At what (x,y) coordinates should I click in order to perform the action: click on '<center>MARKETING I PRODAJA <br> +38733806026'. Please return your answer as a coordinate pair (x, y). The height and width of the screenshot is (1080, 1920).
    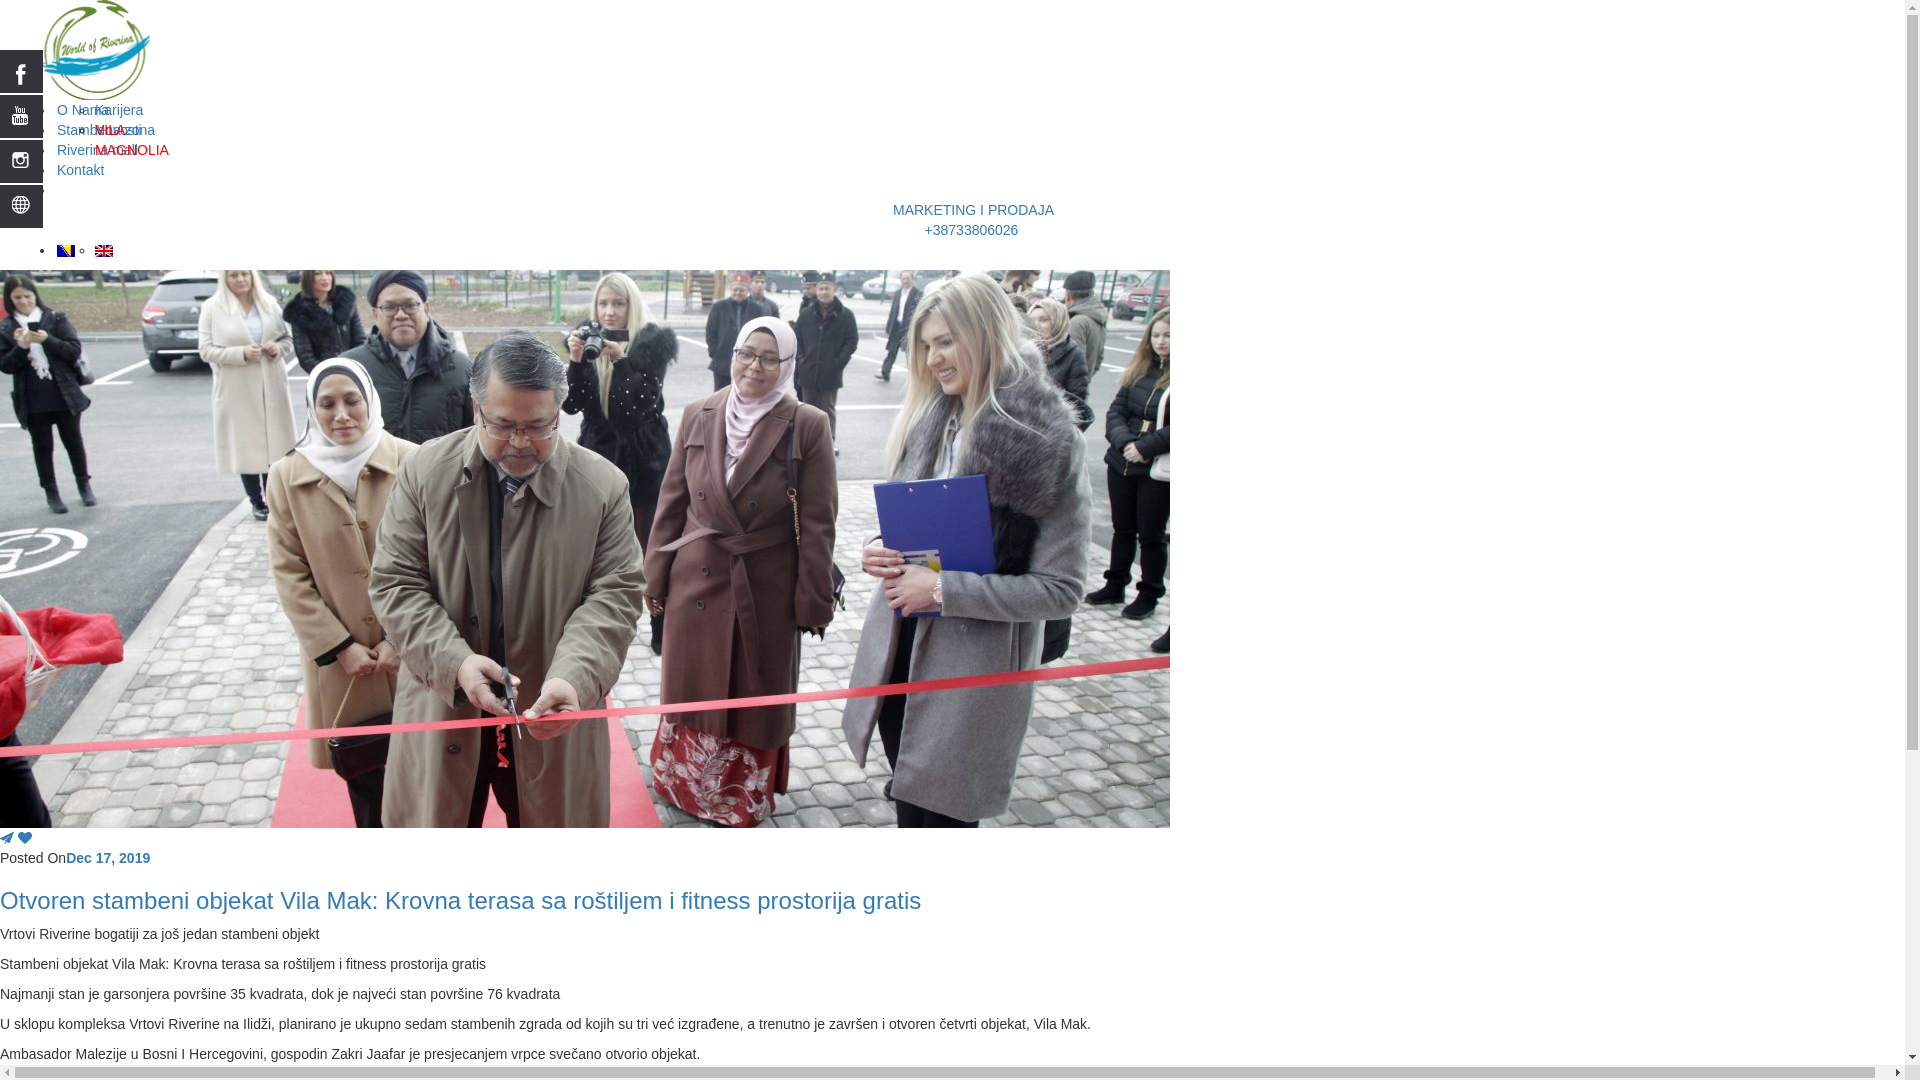
    Looking at the image, I should click on (57, 189).